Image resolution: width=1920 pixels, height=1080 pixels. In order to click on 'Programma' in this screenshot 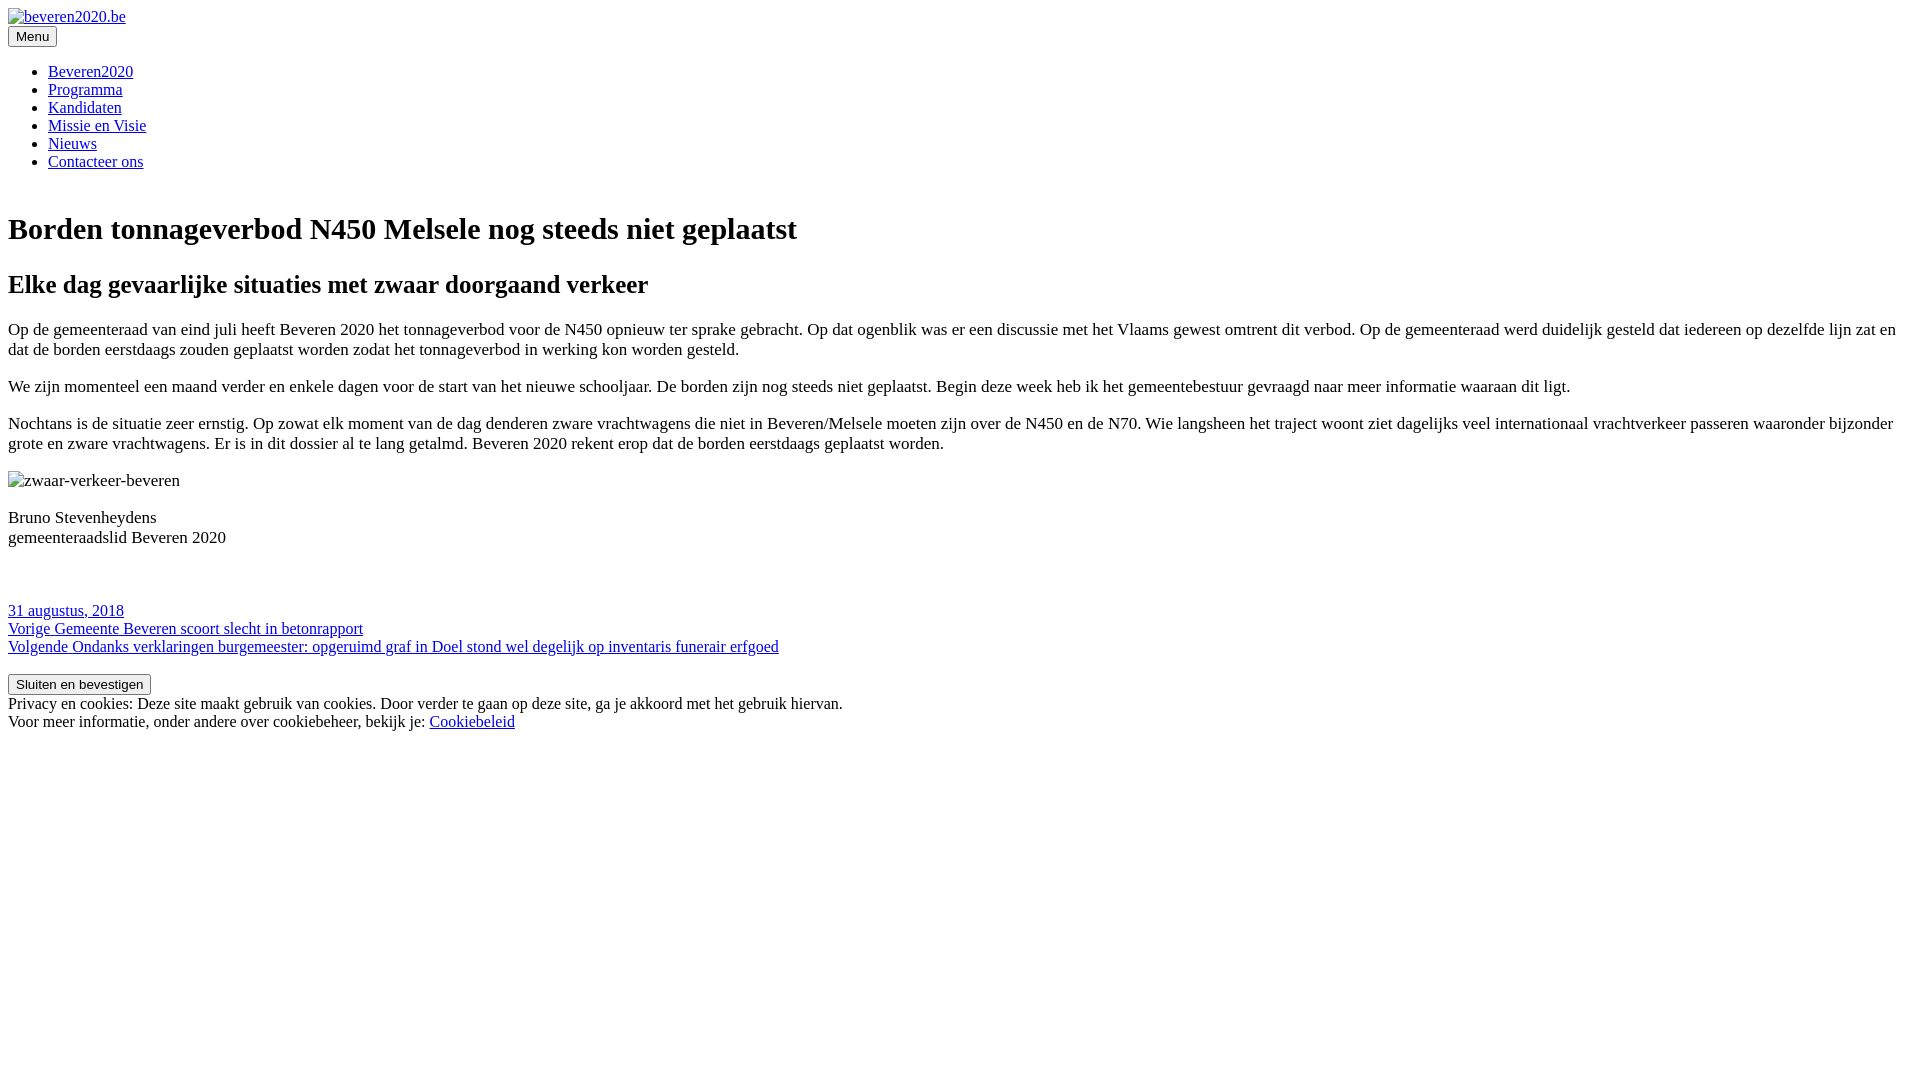, I will do `click(84, 88)`.